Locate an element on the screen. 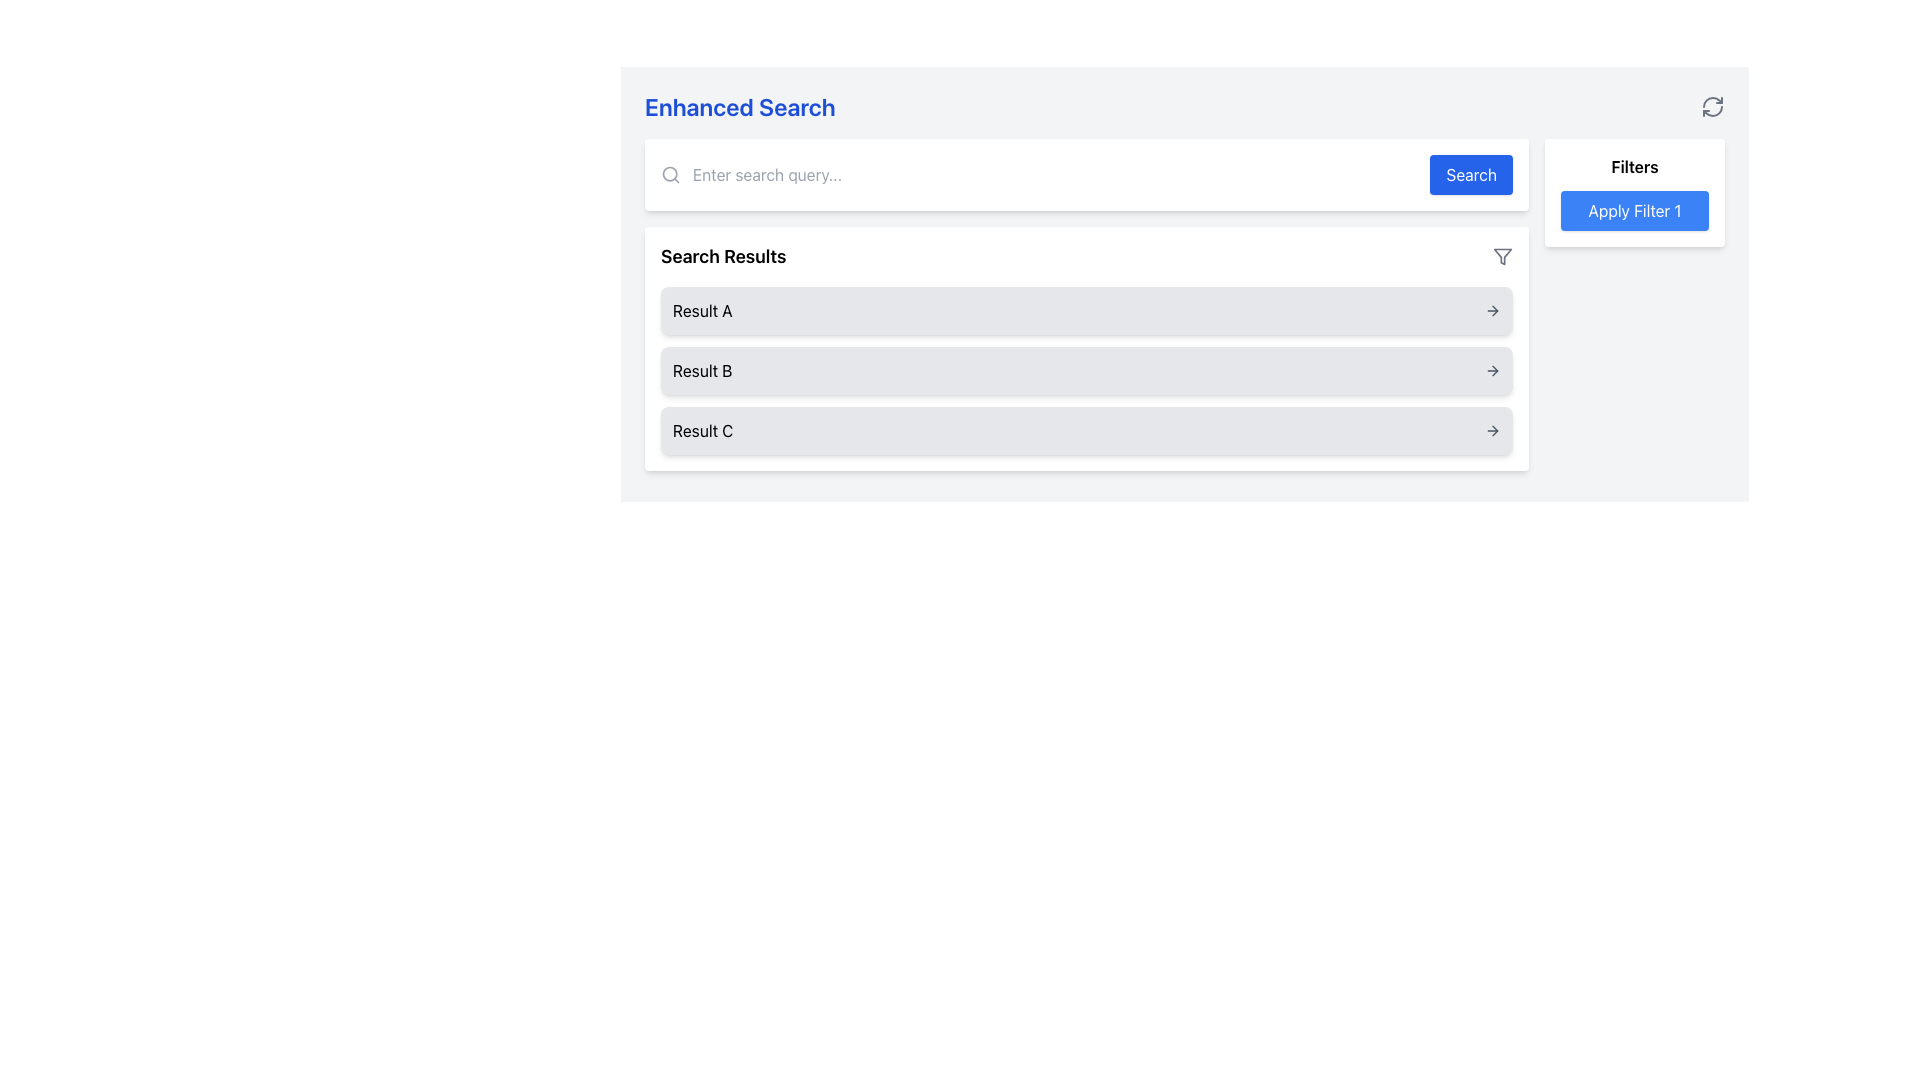 The height and width of the screenshot is (1080, 1920). the right-pointing arrow icon button located at the rightmost side of the 'Result B' button, which is aligned with the text 'Result B' is located at coordinates (1492, 370).